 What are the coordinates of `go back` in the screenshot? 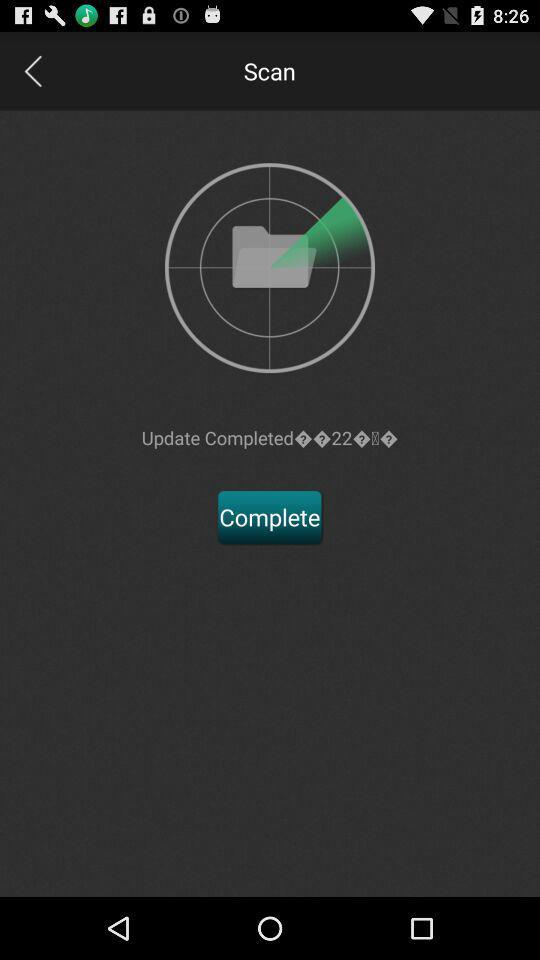 It's located at (31, 70).